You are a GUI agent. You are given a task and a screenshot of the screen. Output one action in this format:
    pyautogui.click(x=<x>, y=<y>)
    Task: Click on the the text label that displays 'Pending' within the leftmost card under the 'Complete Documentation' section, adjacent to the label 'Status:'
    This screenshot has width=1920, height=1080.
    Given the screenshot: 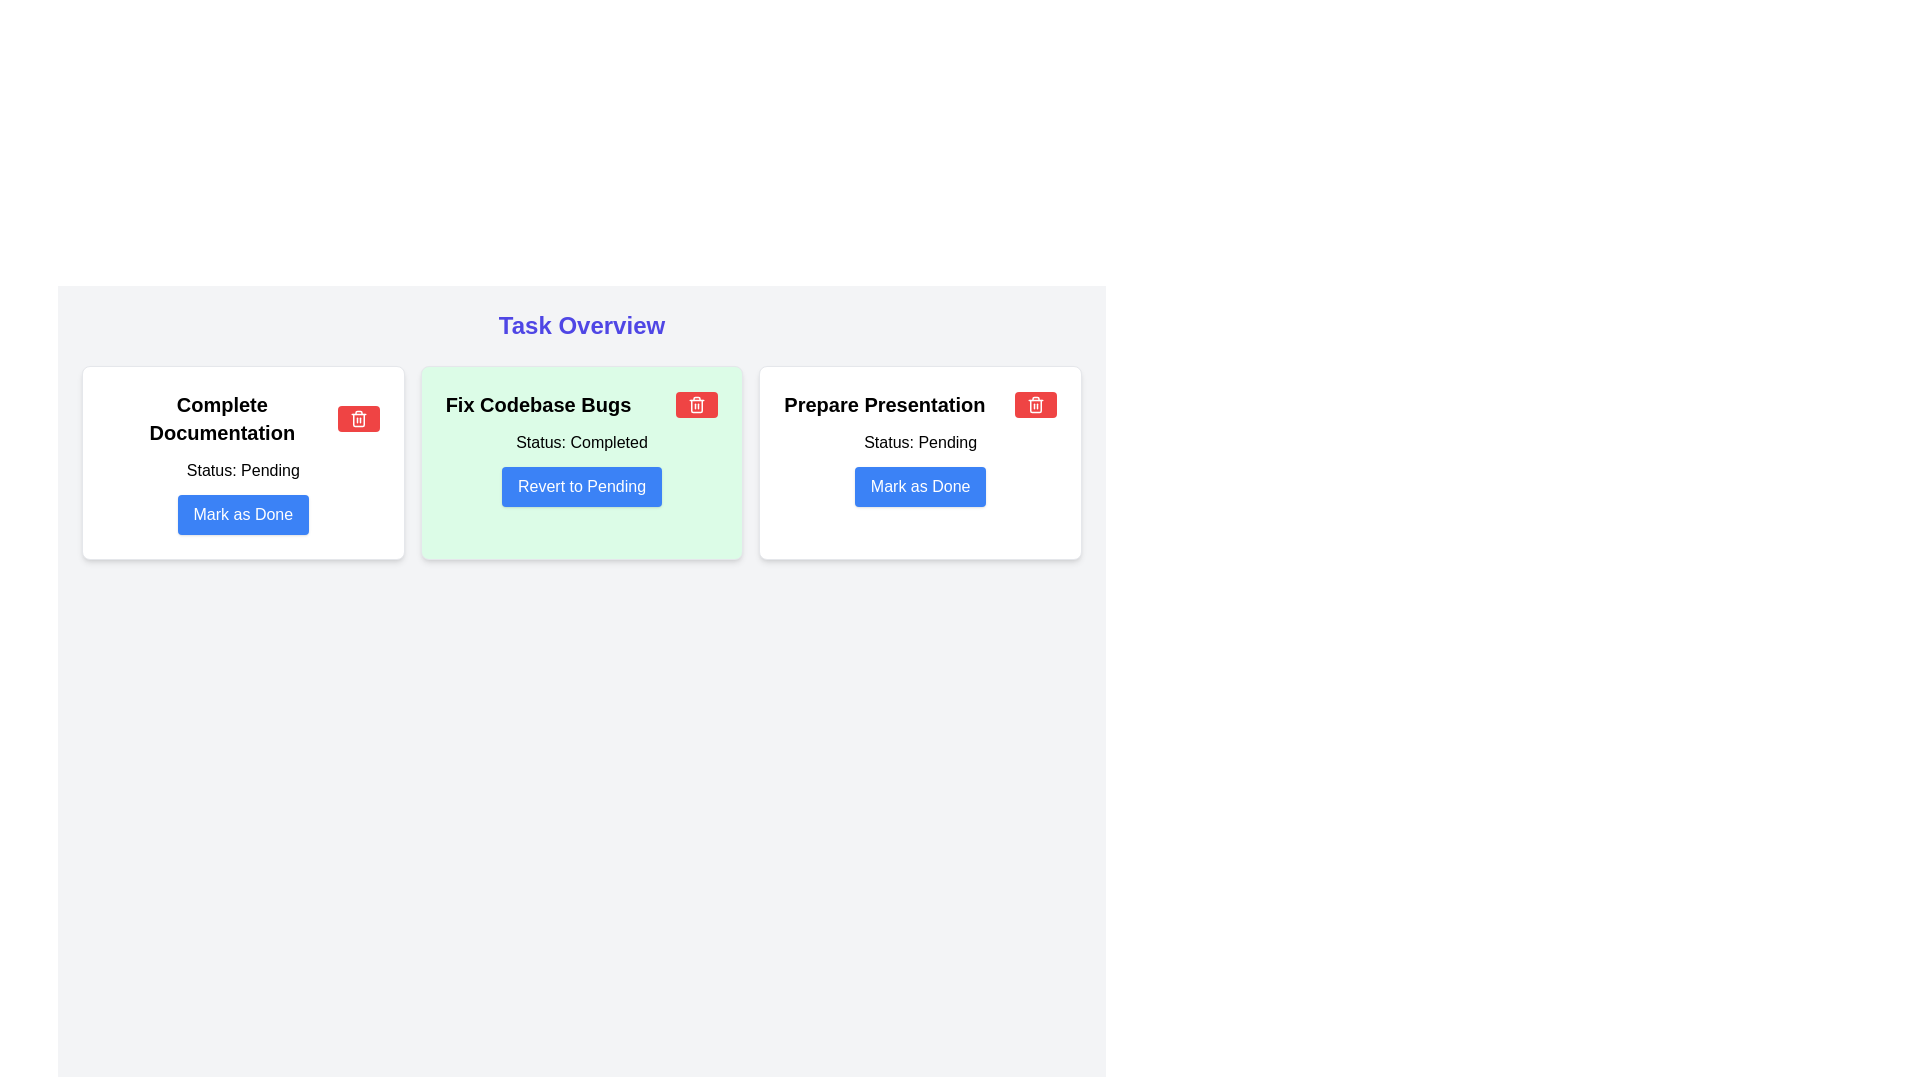 What is the action you would take?
    pyautogui.click(x=269, y=470)
    